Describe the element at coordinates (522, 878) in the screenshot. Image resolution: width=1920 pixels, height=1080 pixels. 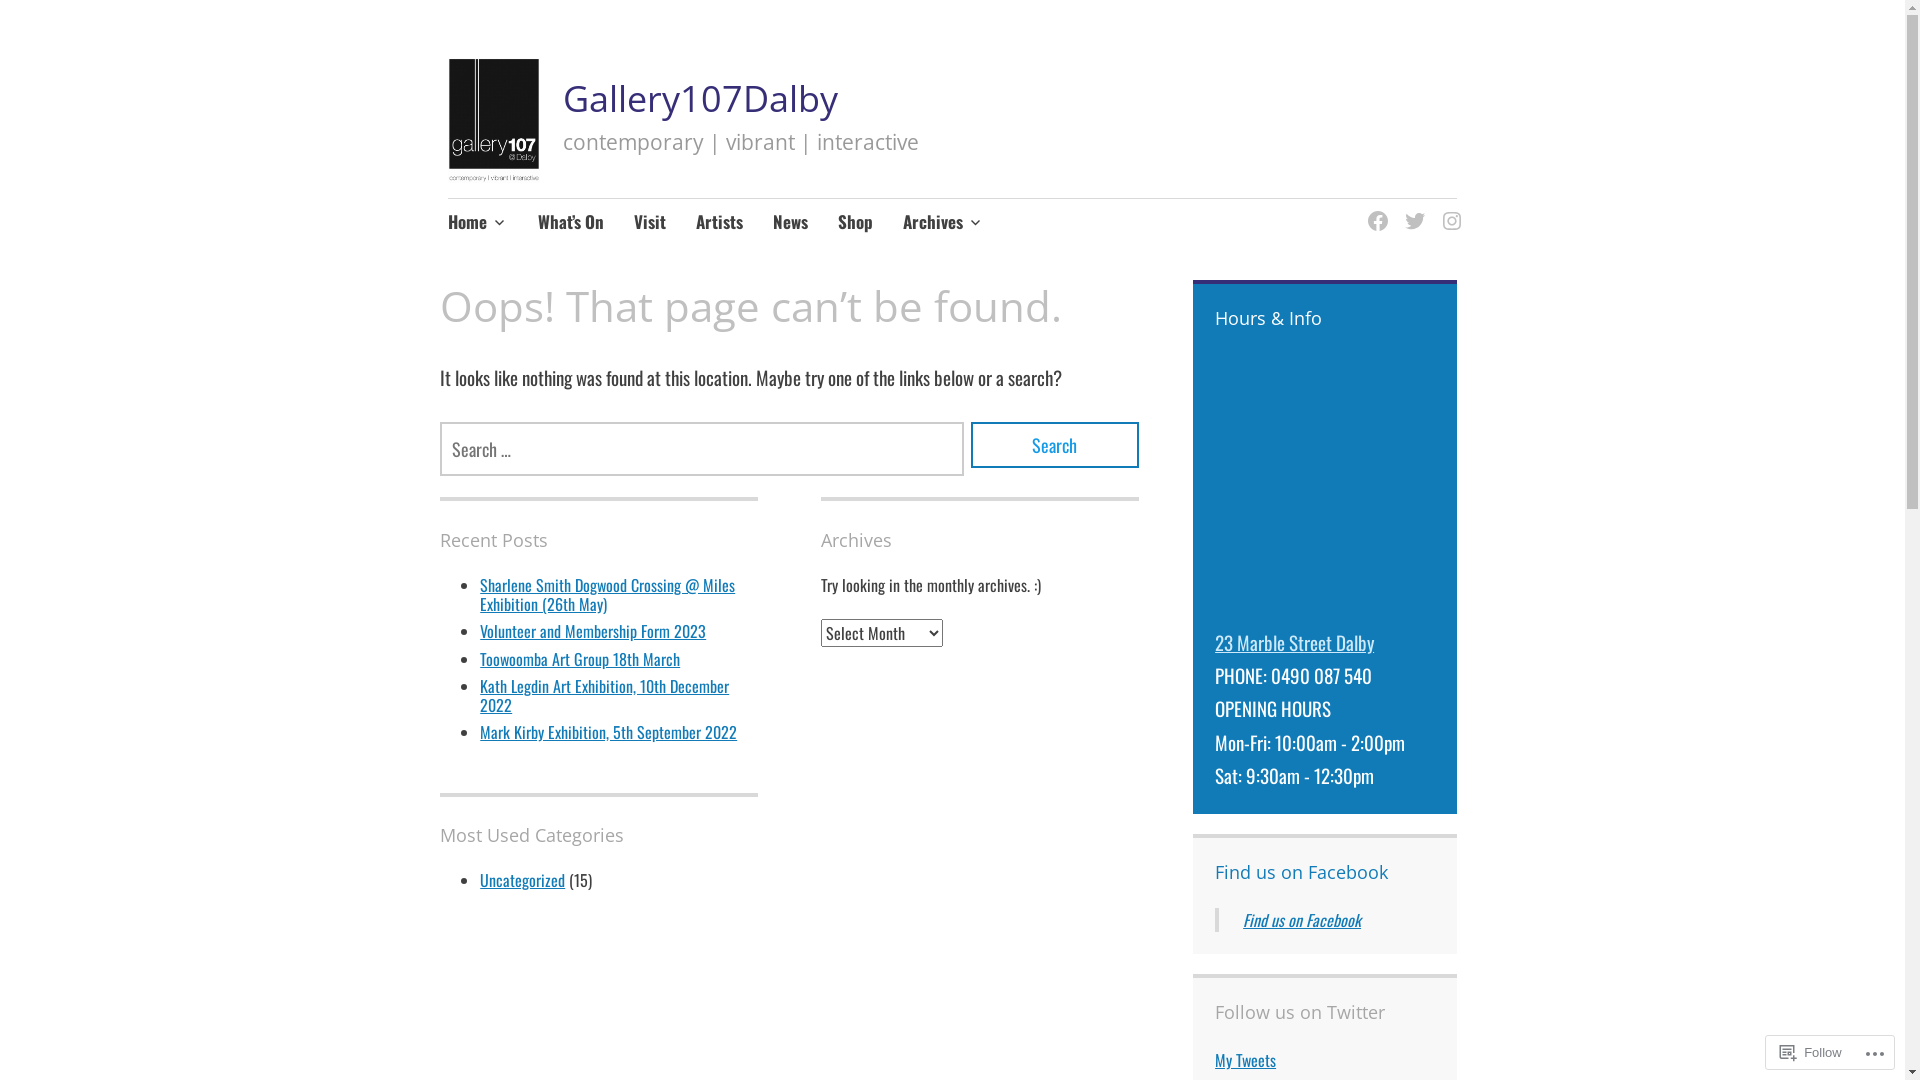
I see `'Uncategorized'` at that location.